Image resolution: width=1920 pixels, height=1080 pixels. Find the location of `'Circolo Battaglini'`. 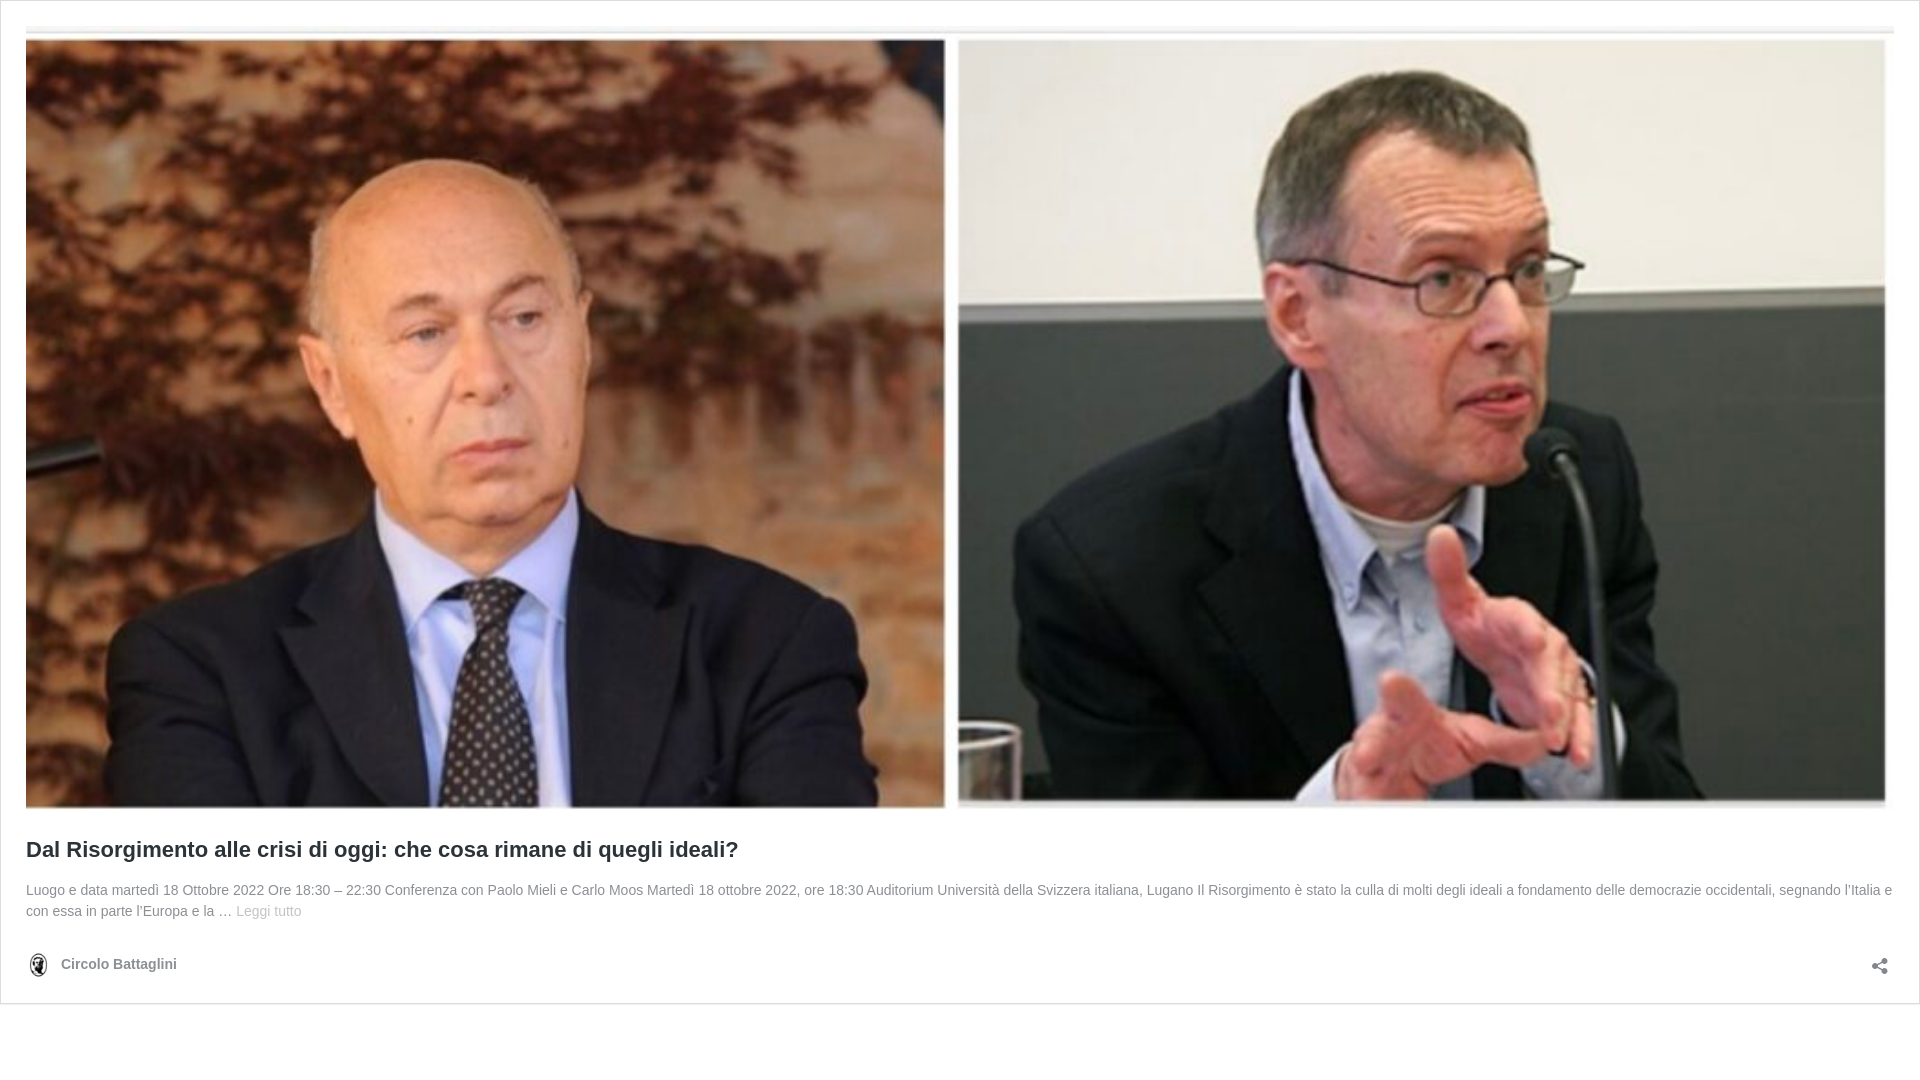

'Circolo Battaglini' is located at coordinates (100, 963).